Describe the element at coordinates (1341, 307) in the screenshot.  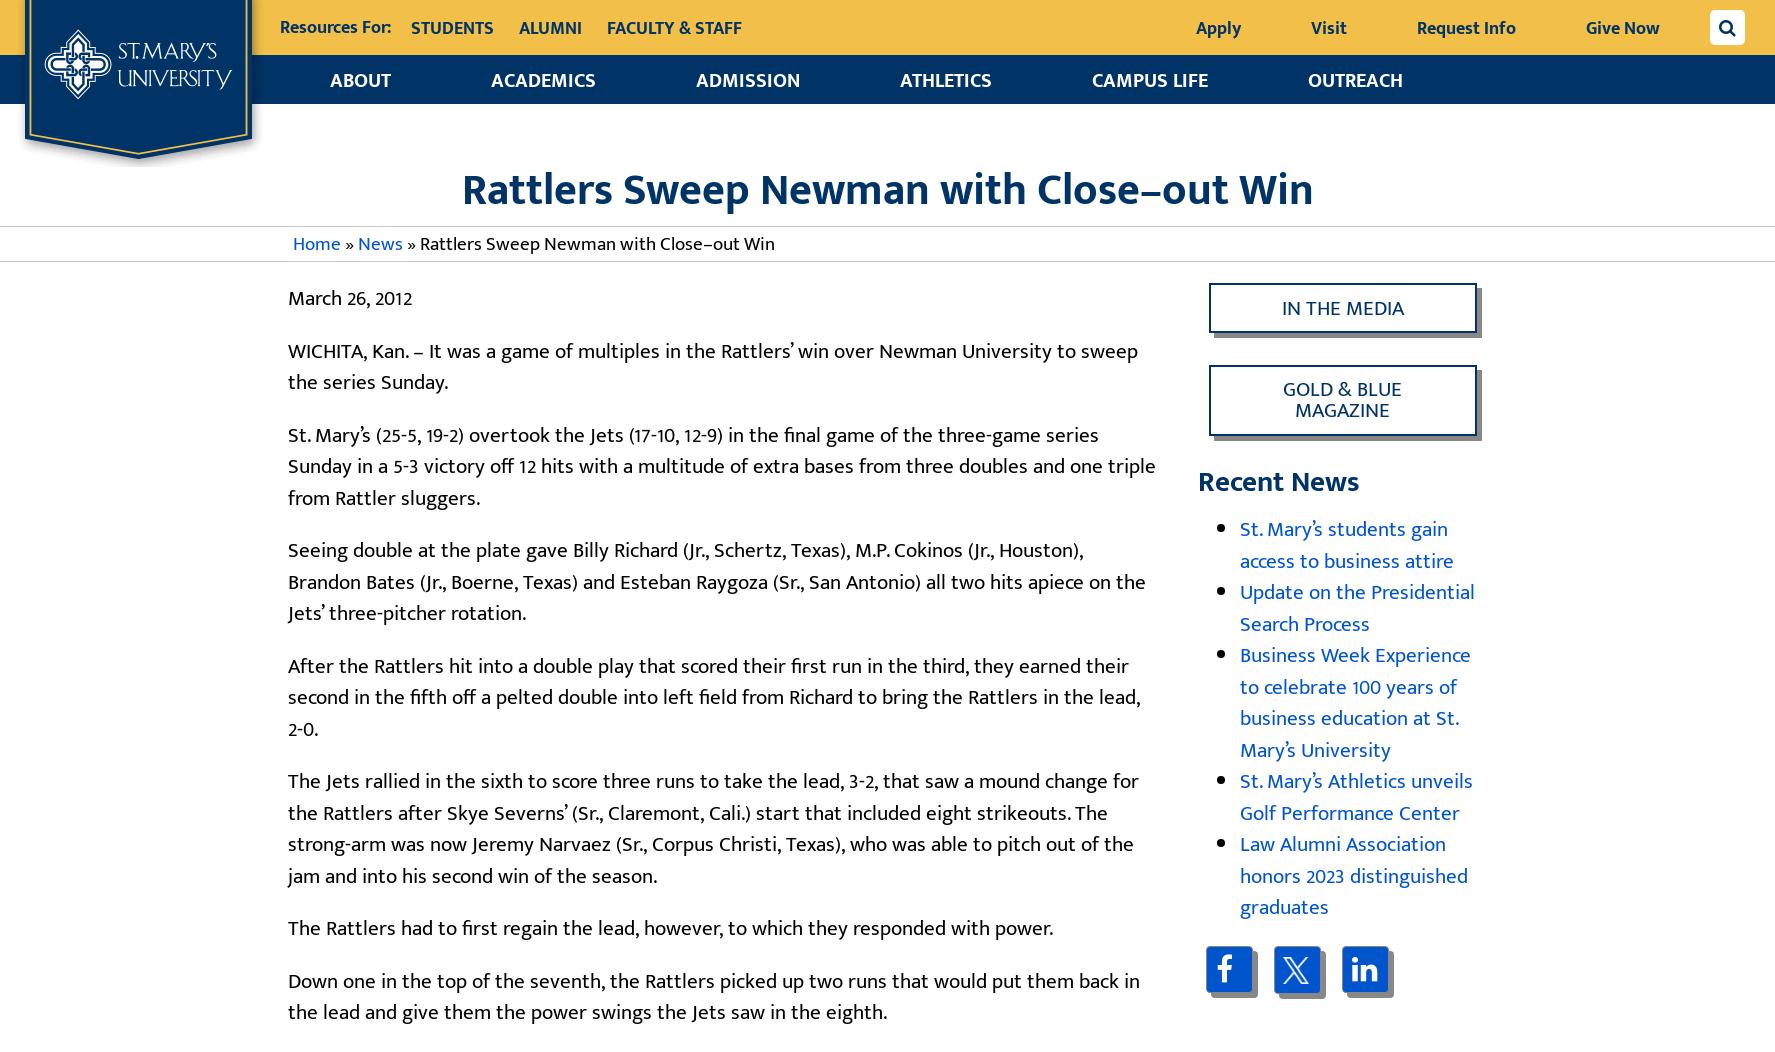
I see `'In the Media'` at that location.